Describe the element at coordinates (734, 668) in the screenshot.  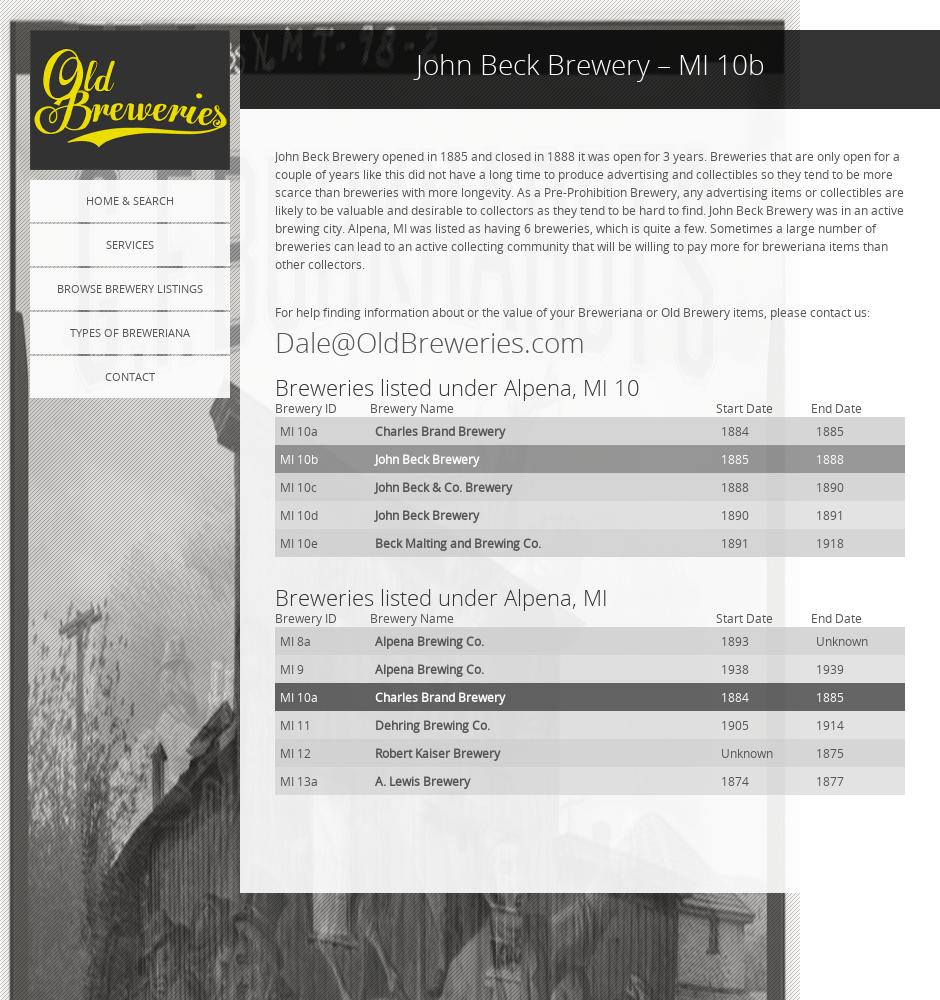
I see `'1938'` at that location.